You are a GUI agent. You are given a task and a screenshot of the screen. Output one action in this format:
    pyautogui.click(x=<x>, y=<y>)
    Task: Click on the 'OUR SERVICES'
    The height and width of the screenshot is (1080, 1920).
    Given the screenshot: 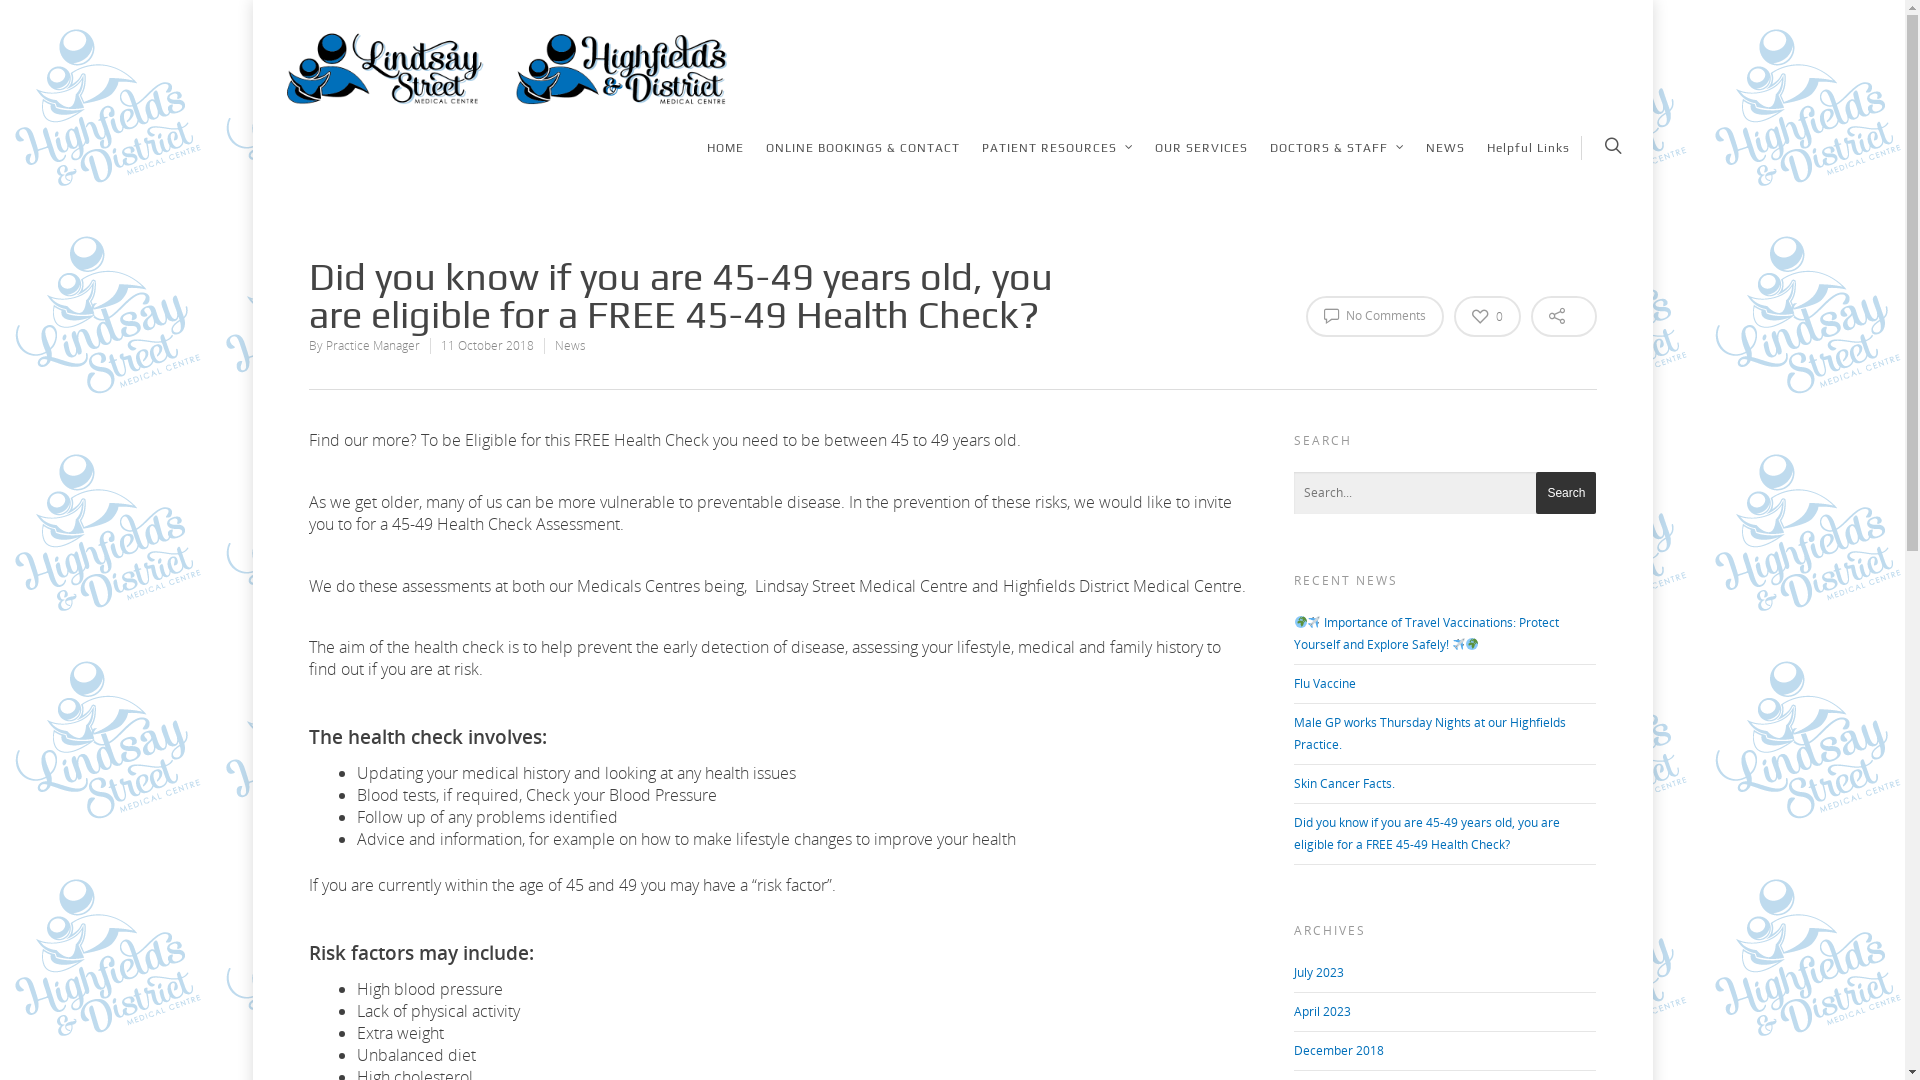 What is the action you would take?
    pyautogui.click(x=1200, y=161)
    